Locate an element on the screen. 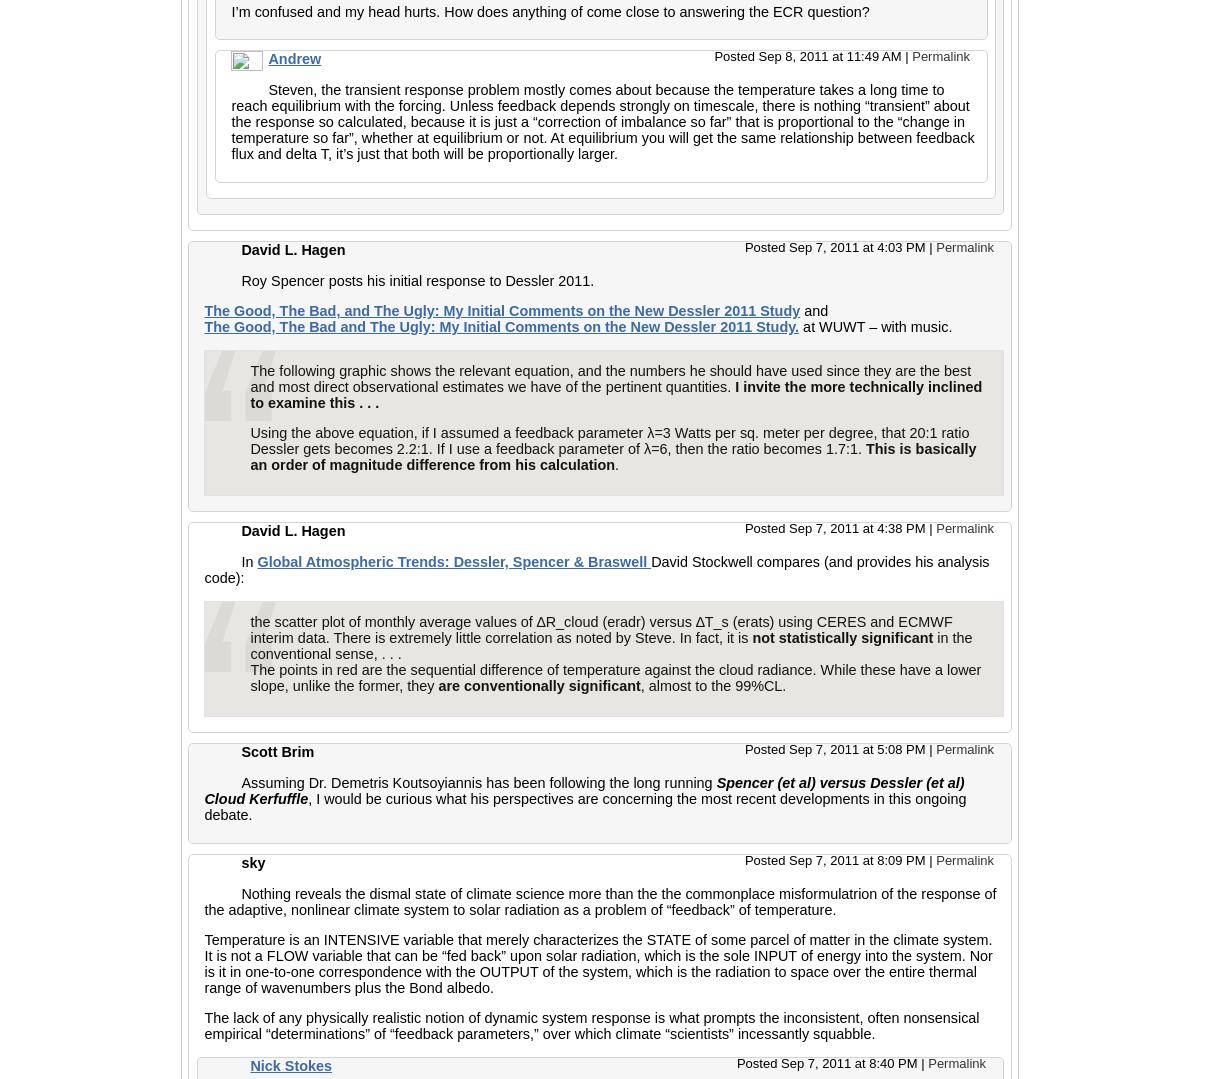 The height and width of the screenshot is (1079, 1212). 'I’m confused and my head hurts. How does anything of come close to answering the ECR question?' is located at coordinates (550, 11).